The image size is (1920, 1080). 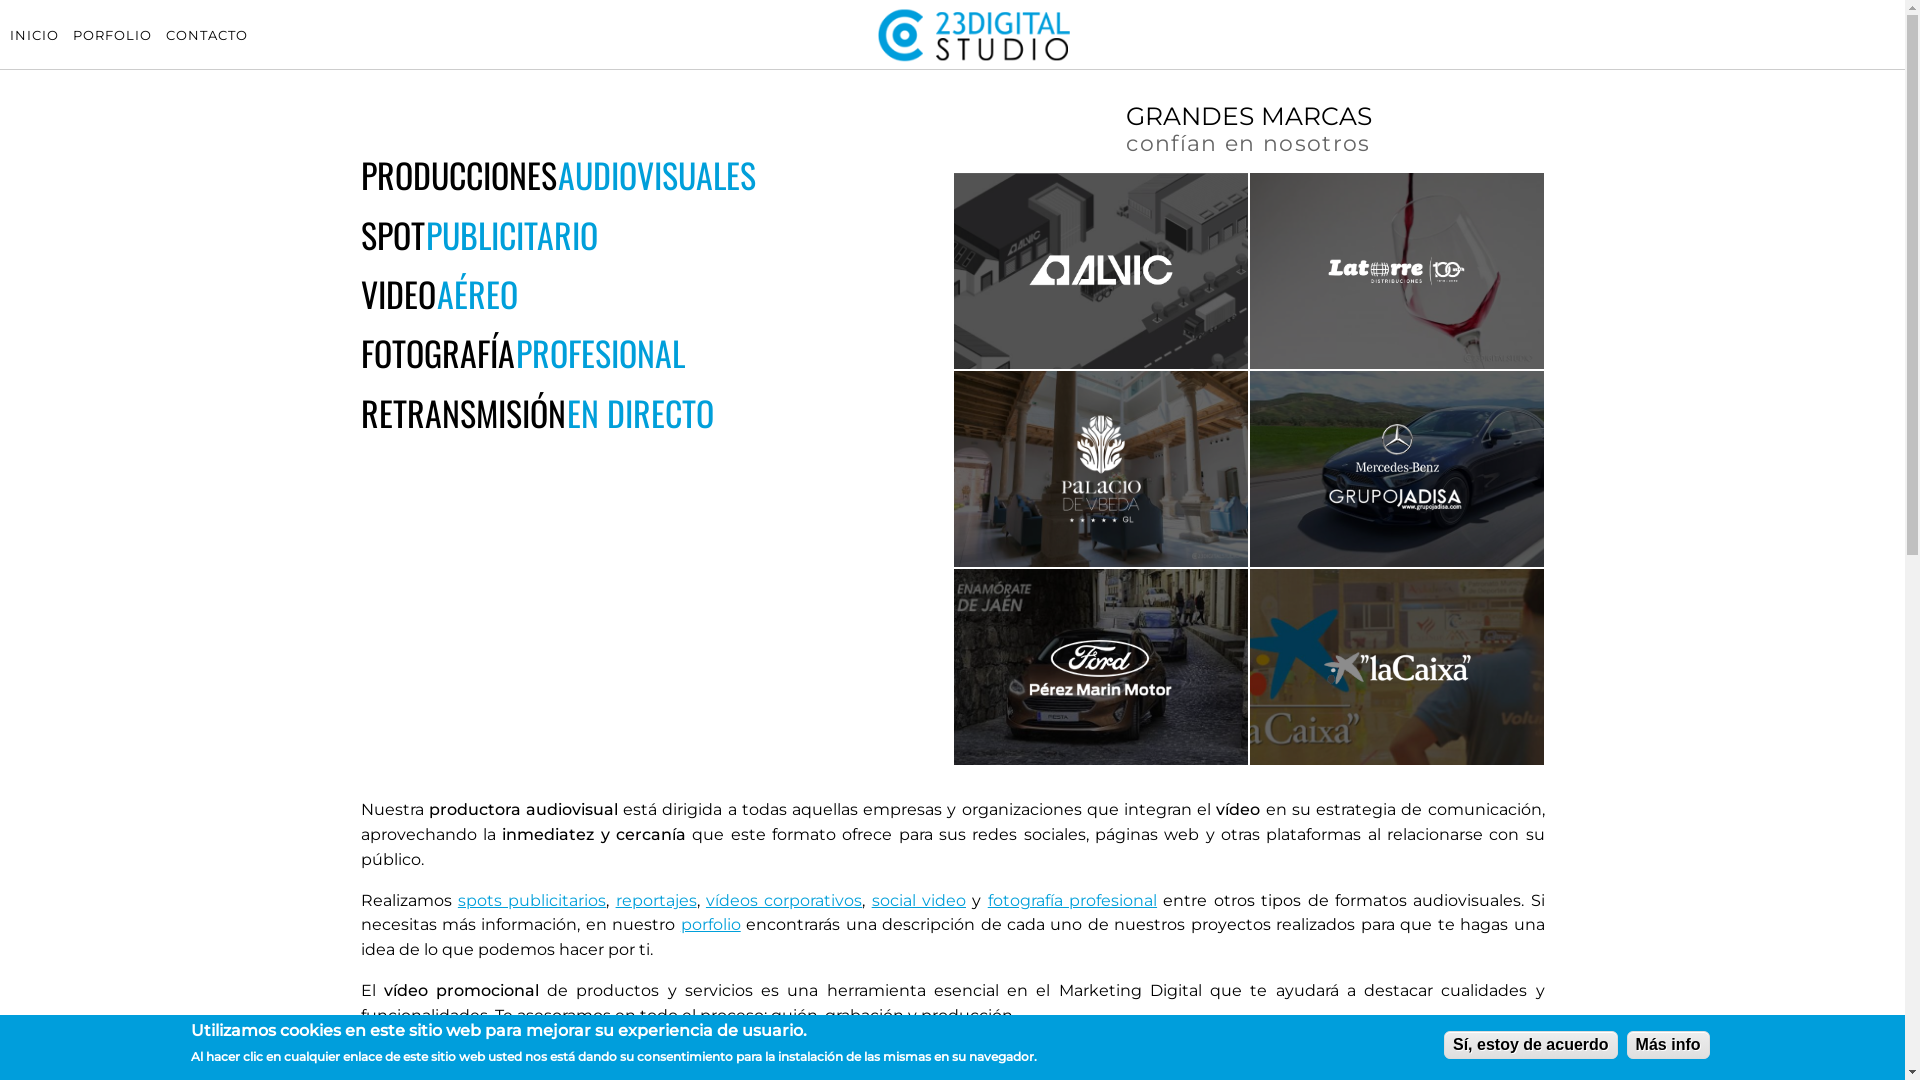 What do you see at coordinates (0, 0) in the screenshot?
I see `'Pasar al contenido principal'` at bounding box center [0, 0].